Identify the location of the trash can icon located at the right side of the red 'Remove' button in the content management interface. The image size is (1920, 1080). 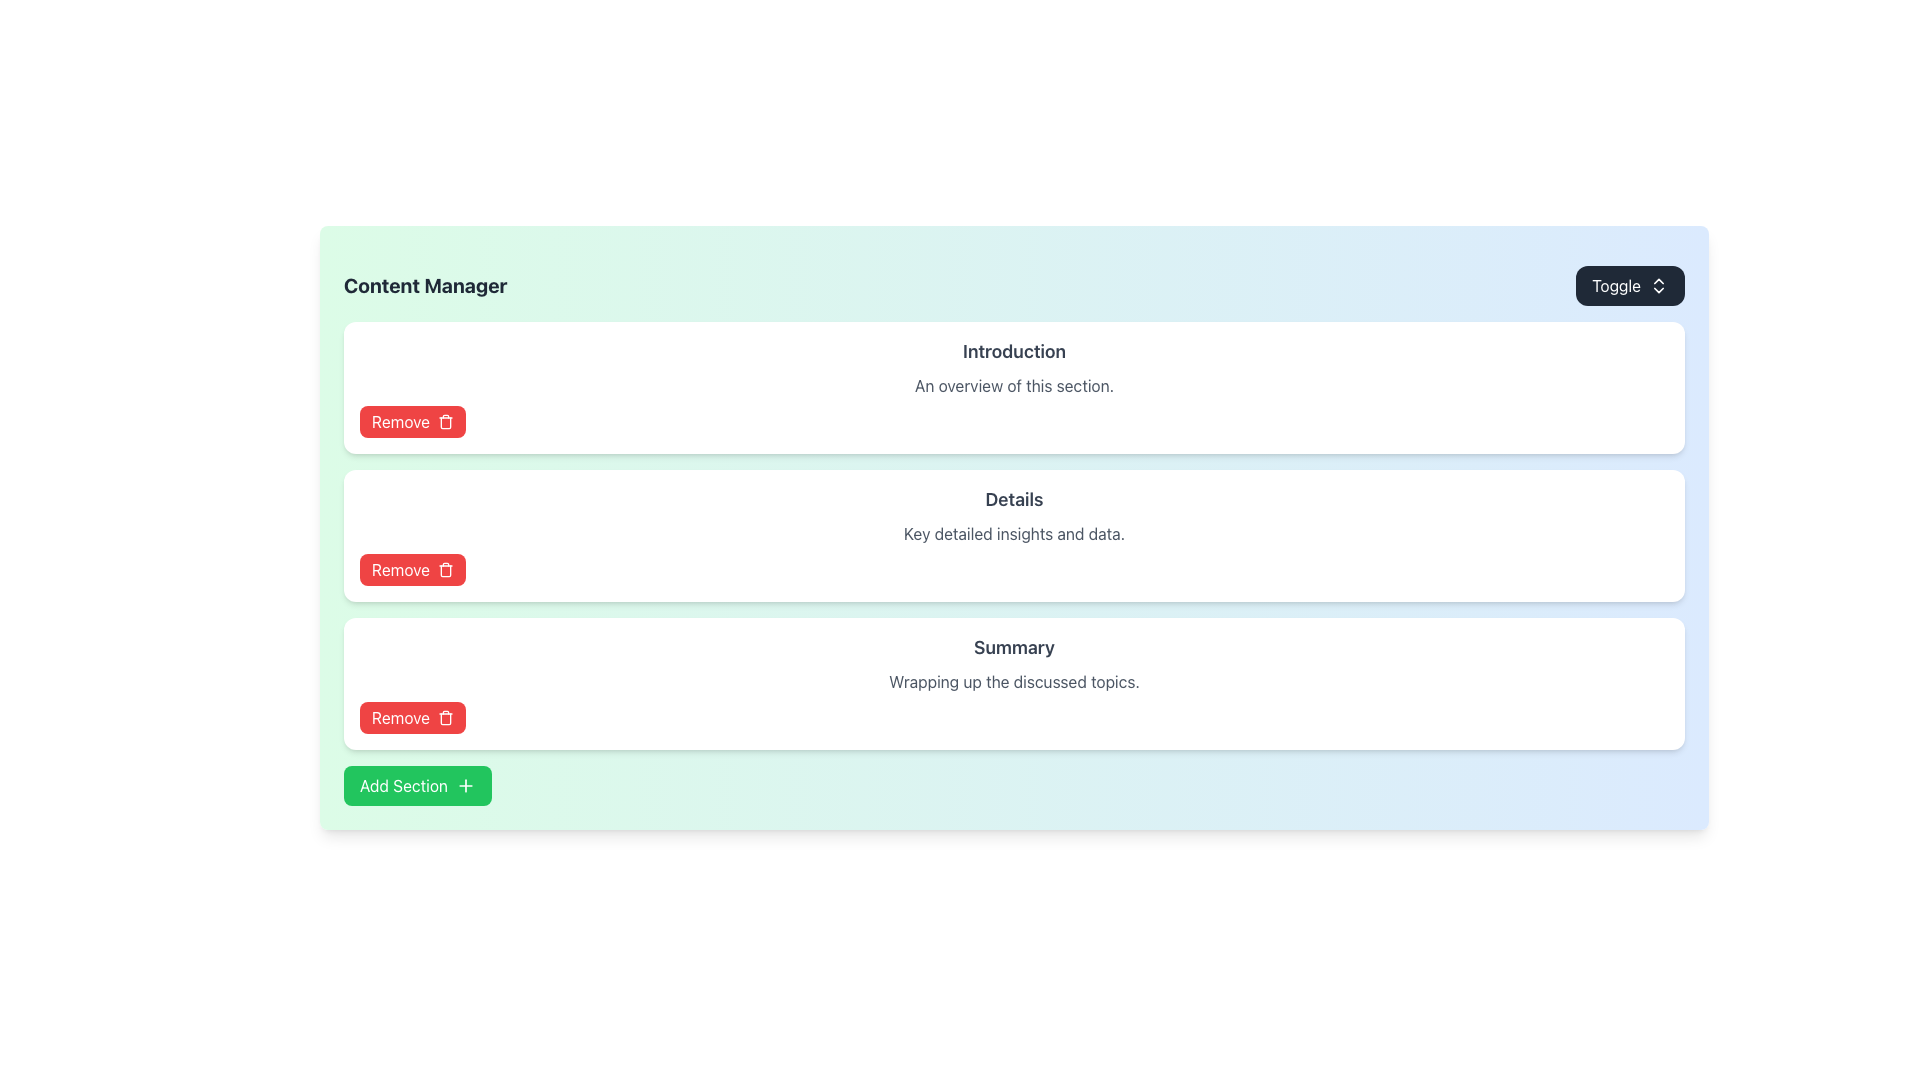
(445, 716).